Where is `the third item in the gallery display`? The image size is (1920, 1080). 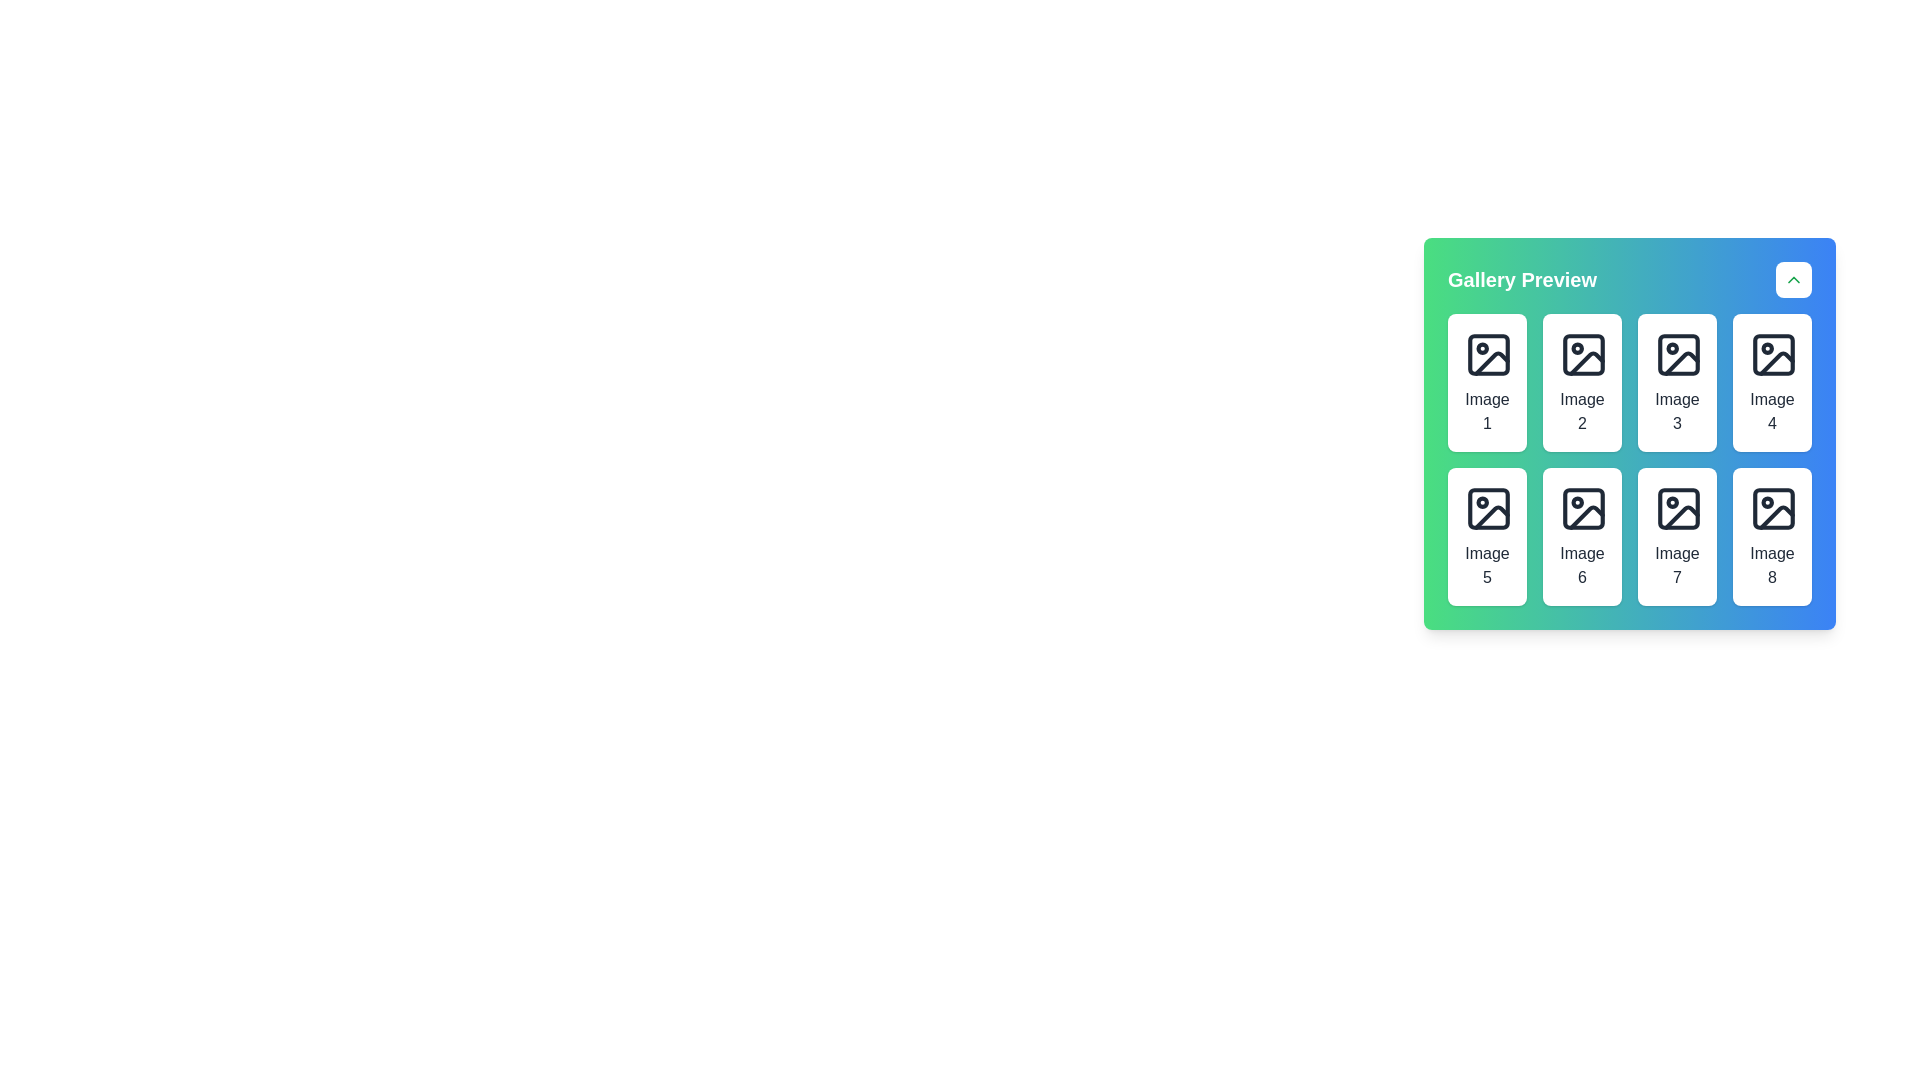 the third item in the gallery display is located at coordinates (1677, 382).